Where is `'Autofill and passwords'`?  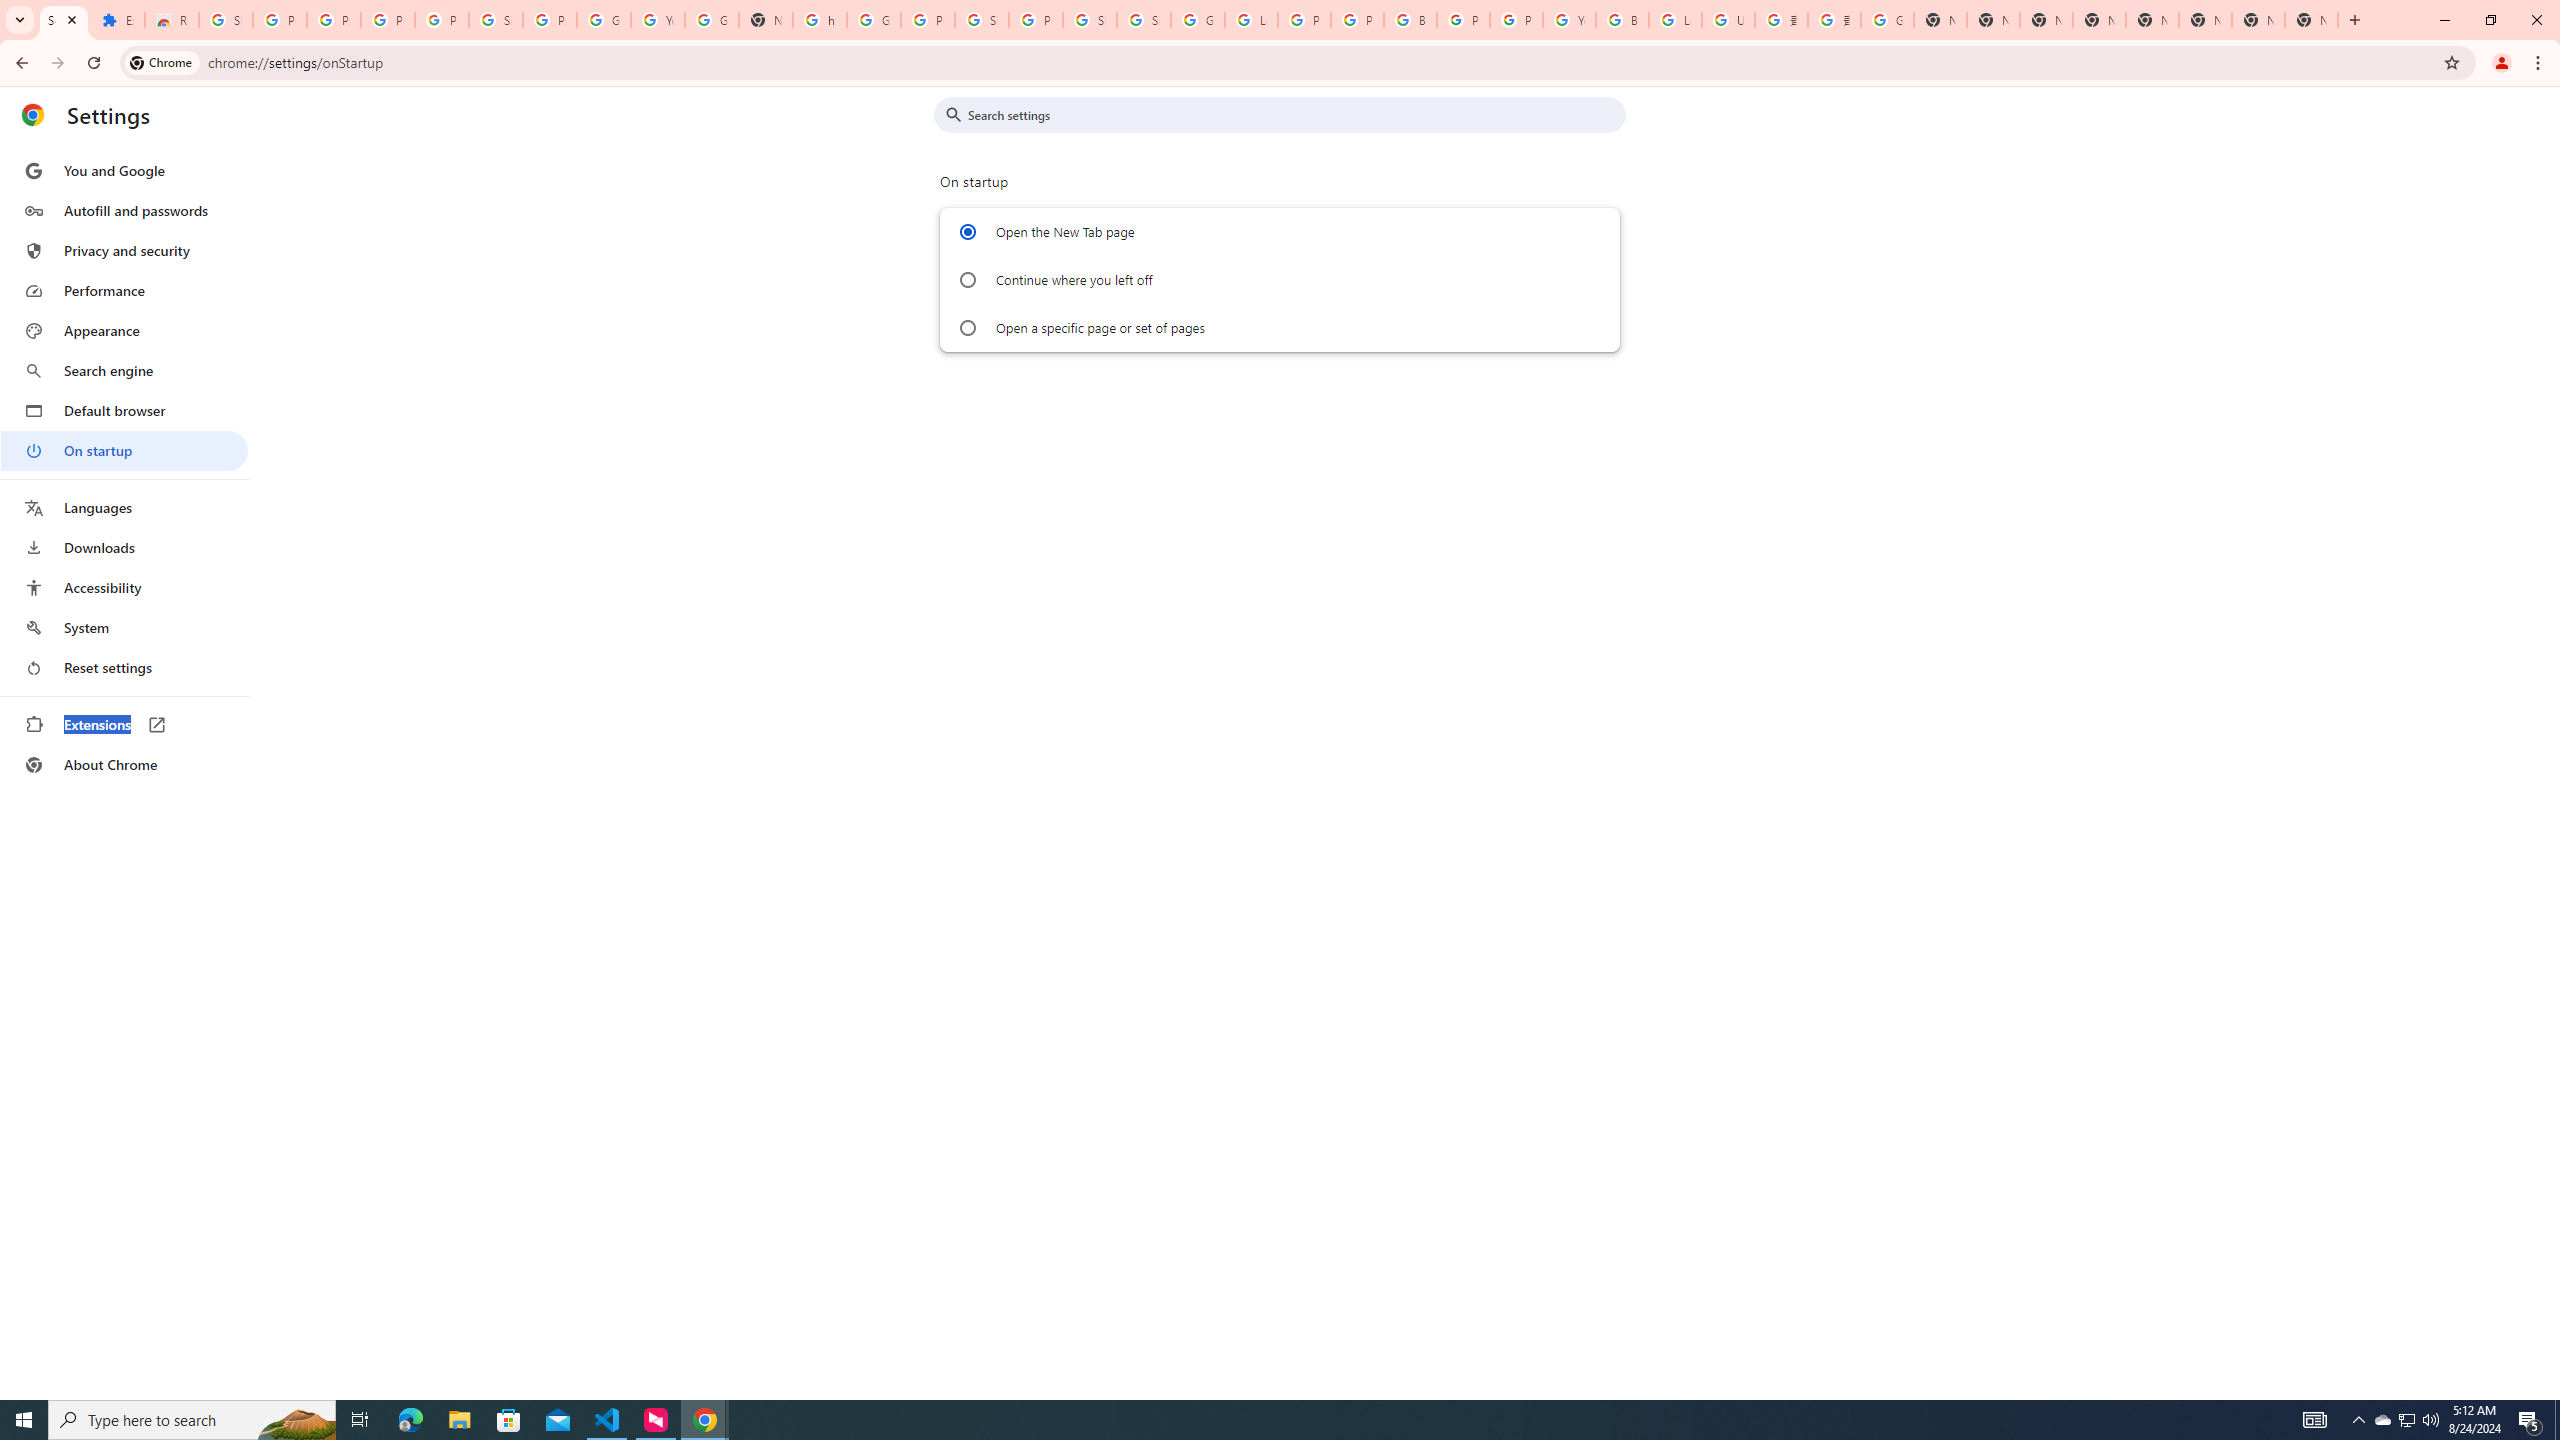 'Autofill and passwords' is located at coordinates (123, 210).